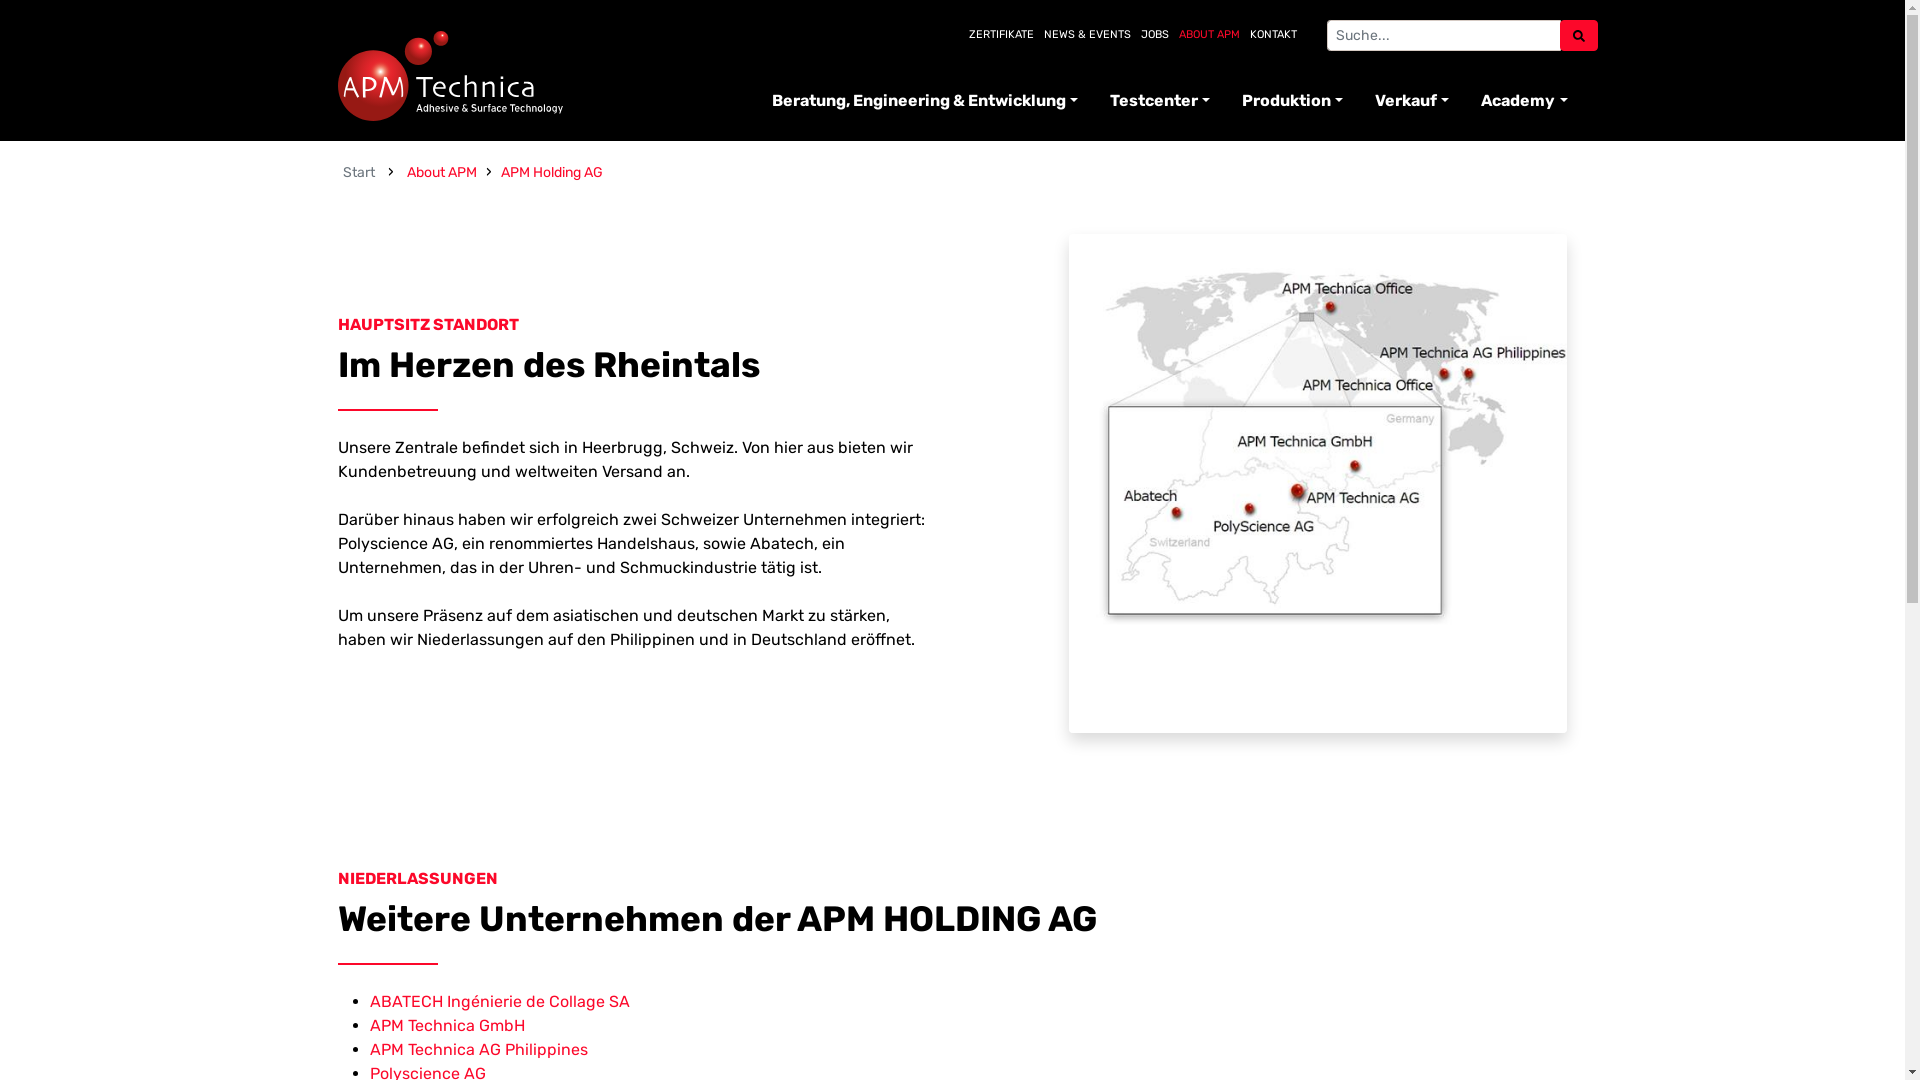  What do you see at coordinates (1516, 100) in the screenshot?
I see `'Academy'` at bounding box center [1516, 100].